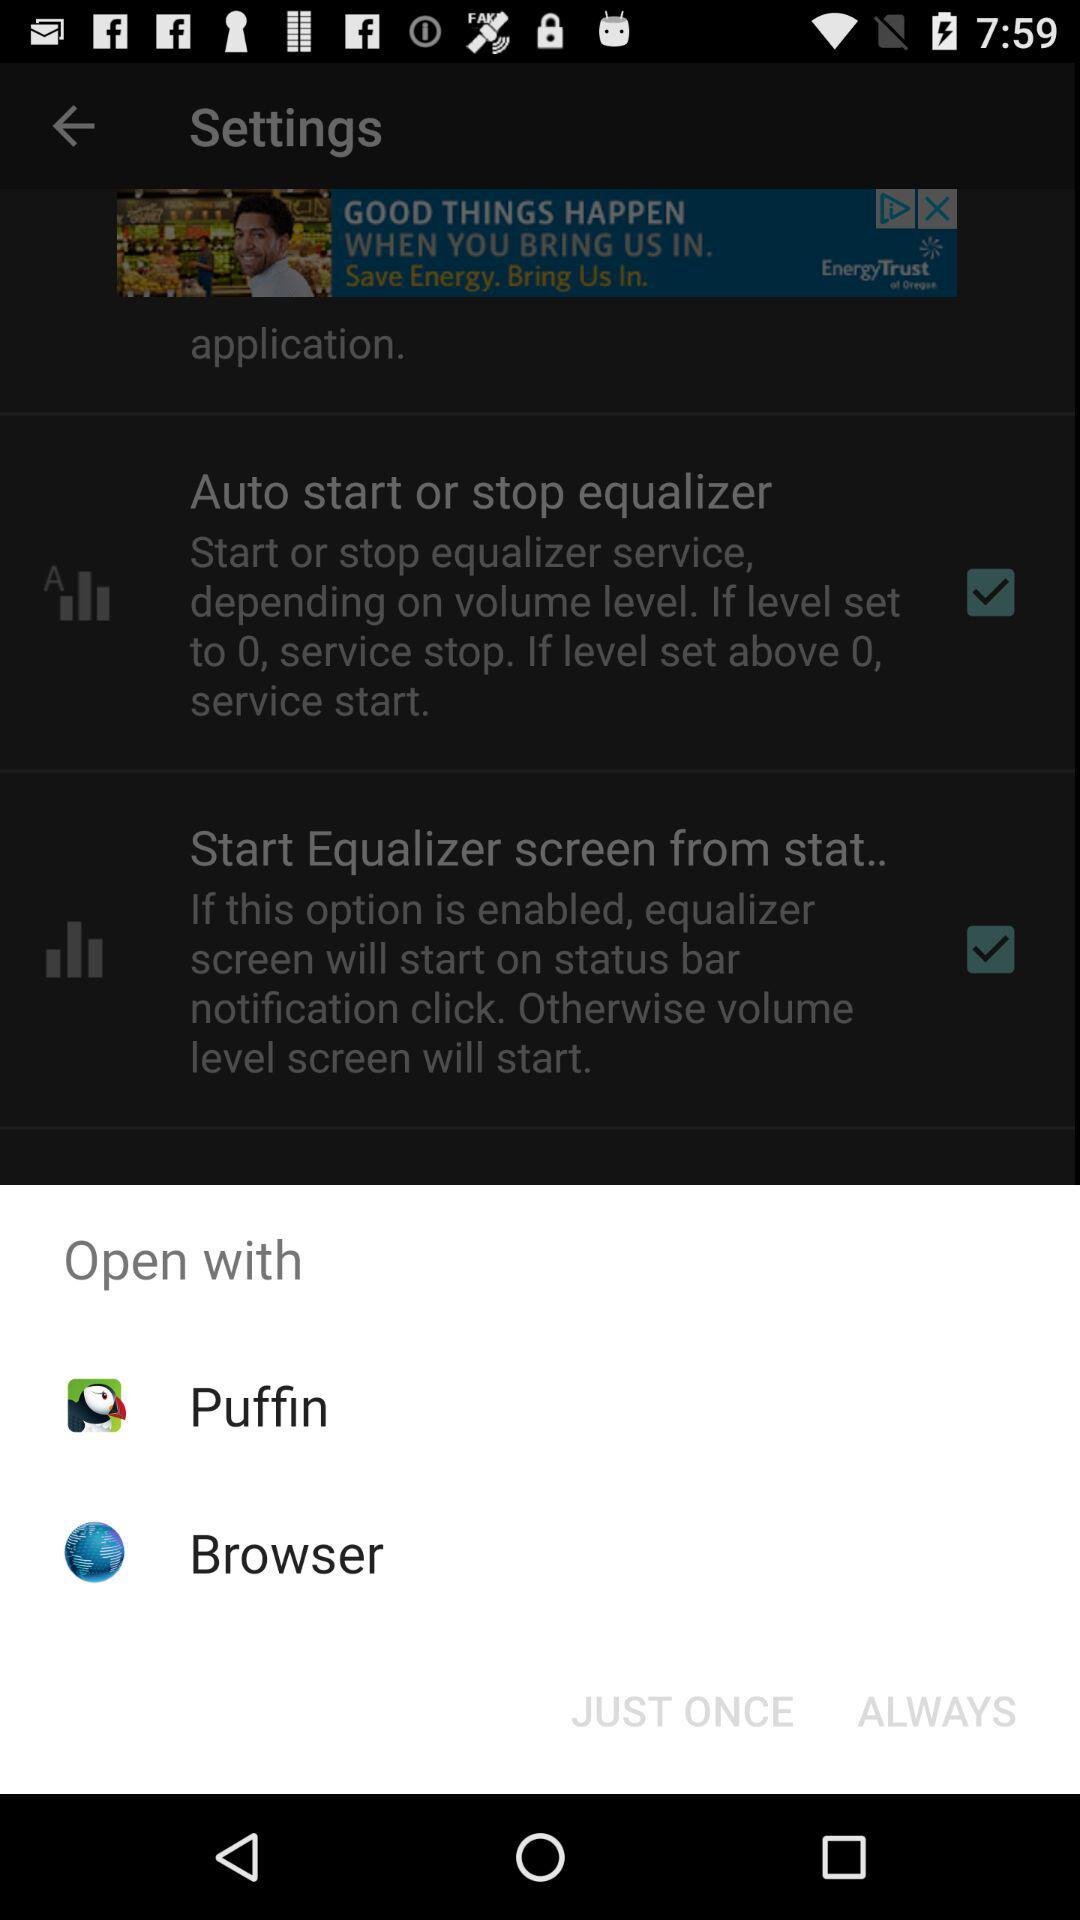 The width and height of the screenshot is (1080, 1920). What do you see at coordinates (258, 1404) in the screenshot?
I see `puffin item` at bounding box center [258, 1404].